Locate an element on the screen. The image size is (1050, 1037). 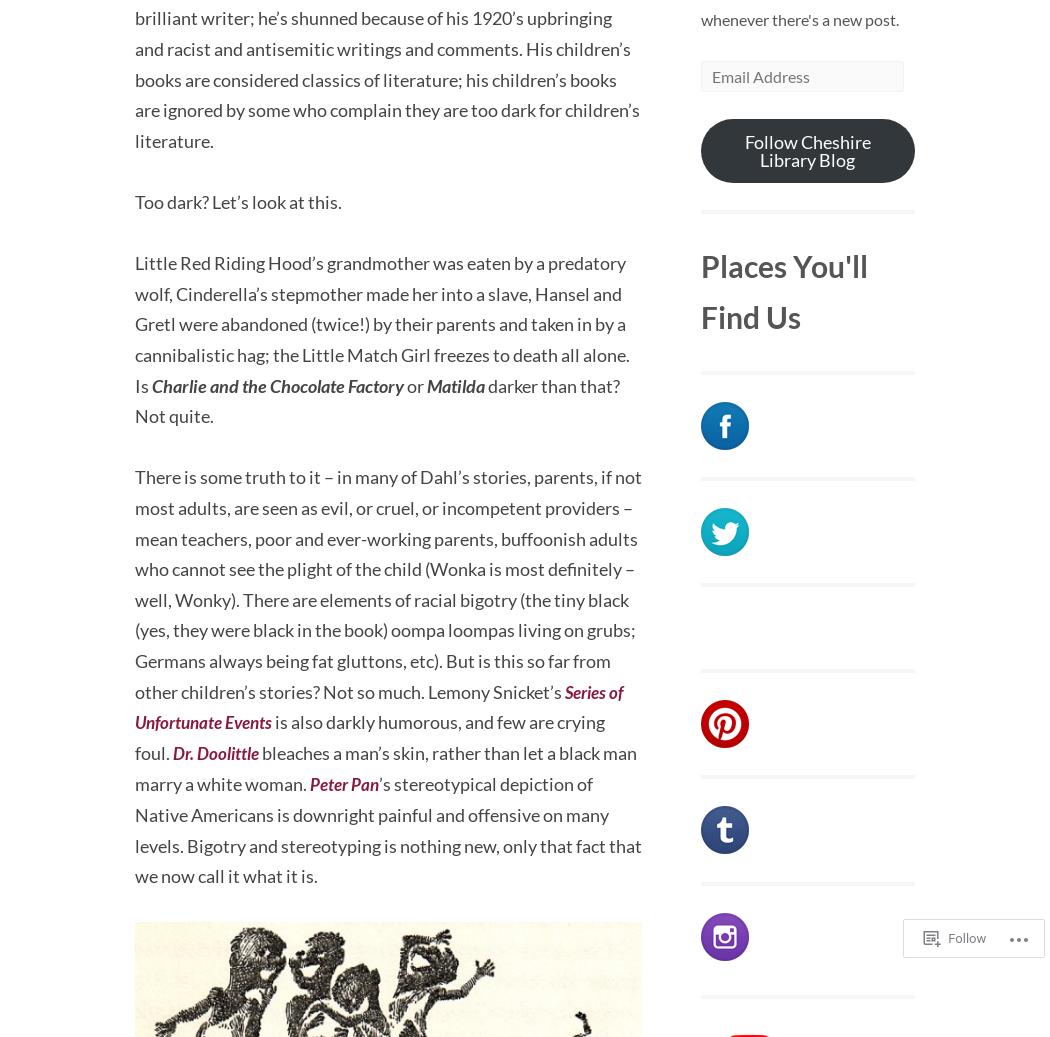
'Dr. Doolittle' is located at coordinates (173, 752).